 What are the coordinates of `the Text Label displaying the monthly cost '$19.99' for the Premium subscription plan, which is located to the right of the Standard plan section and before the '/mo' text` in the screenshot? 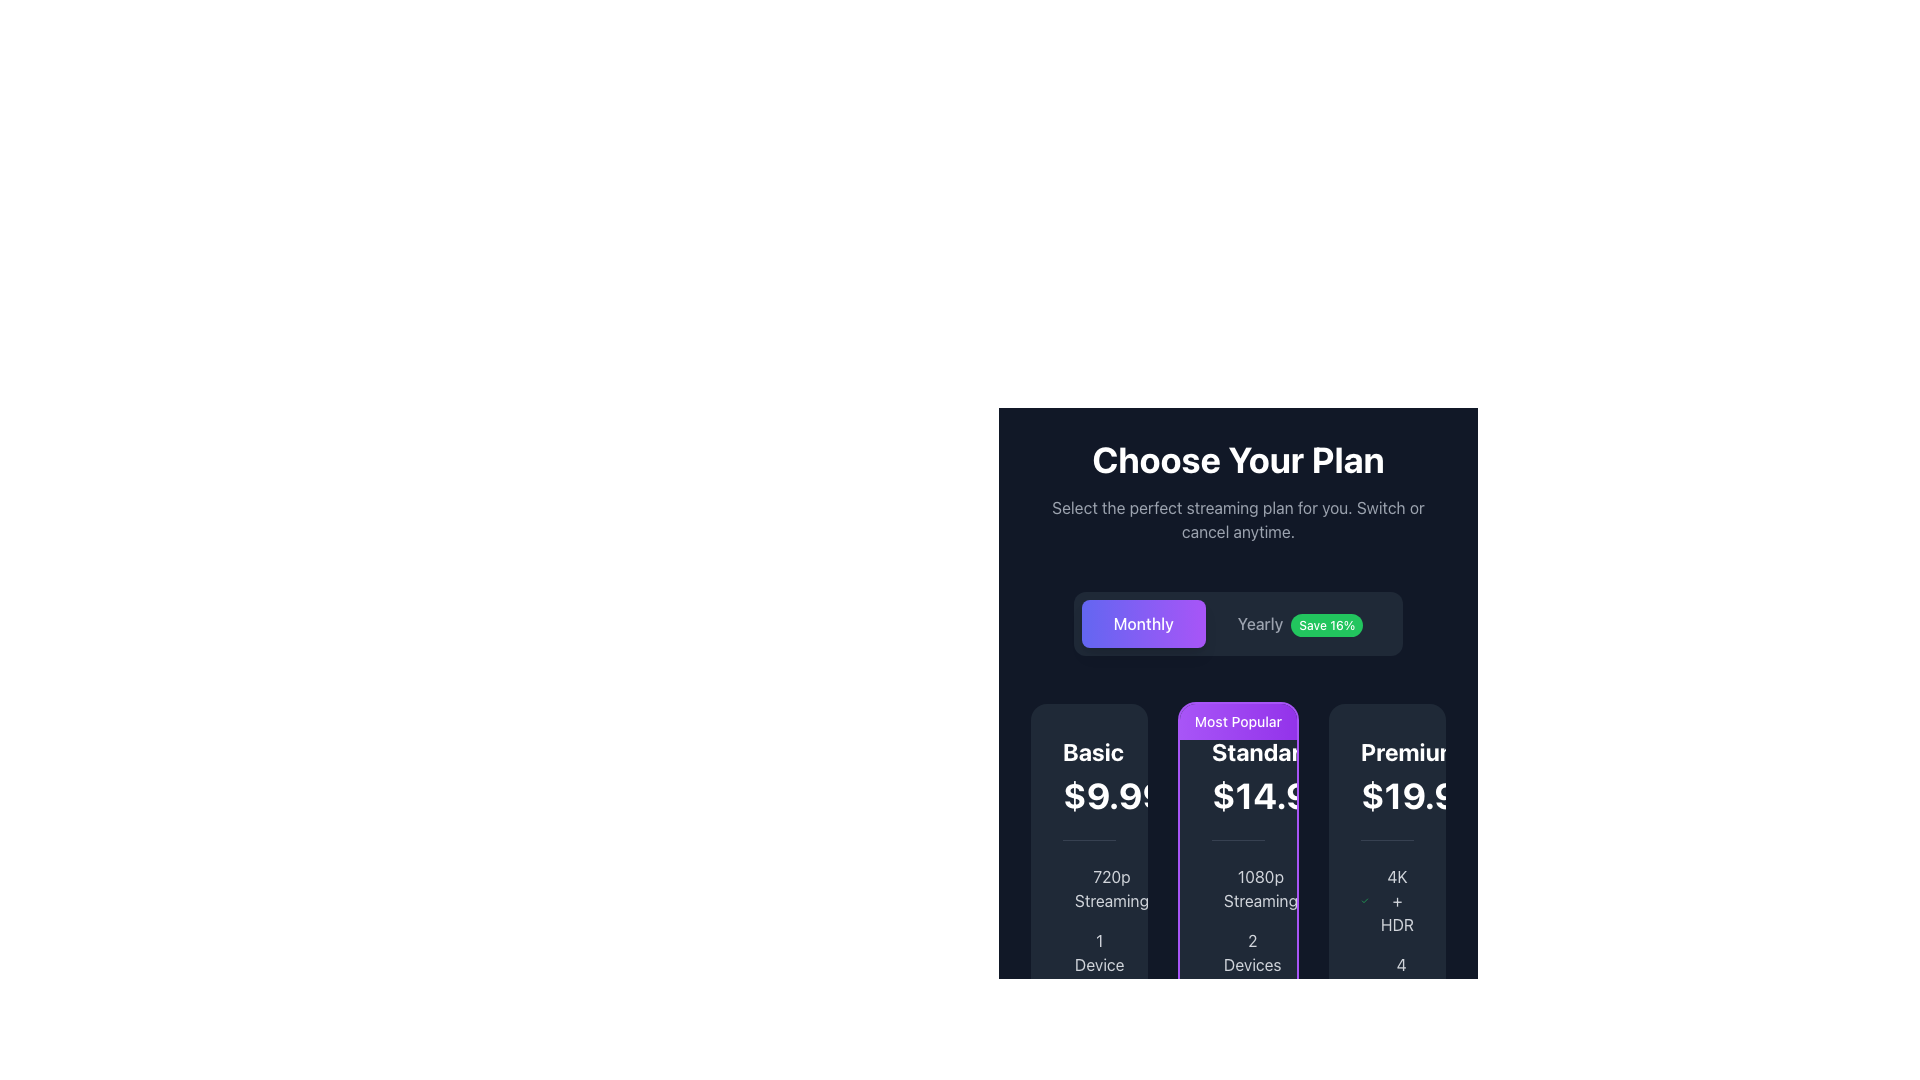 It's located at (1420, 794).